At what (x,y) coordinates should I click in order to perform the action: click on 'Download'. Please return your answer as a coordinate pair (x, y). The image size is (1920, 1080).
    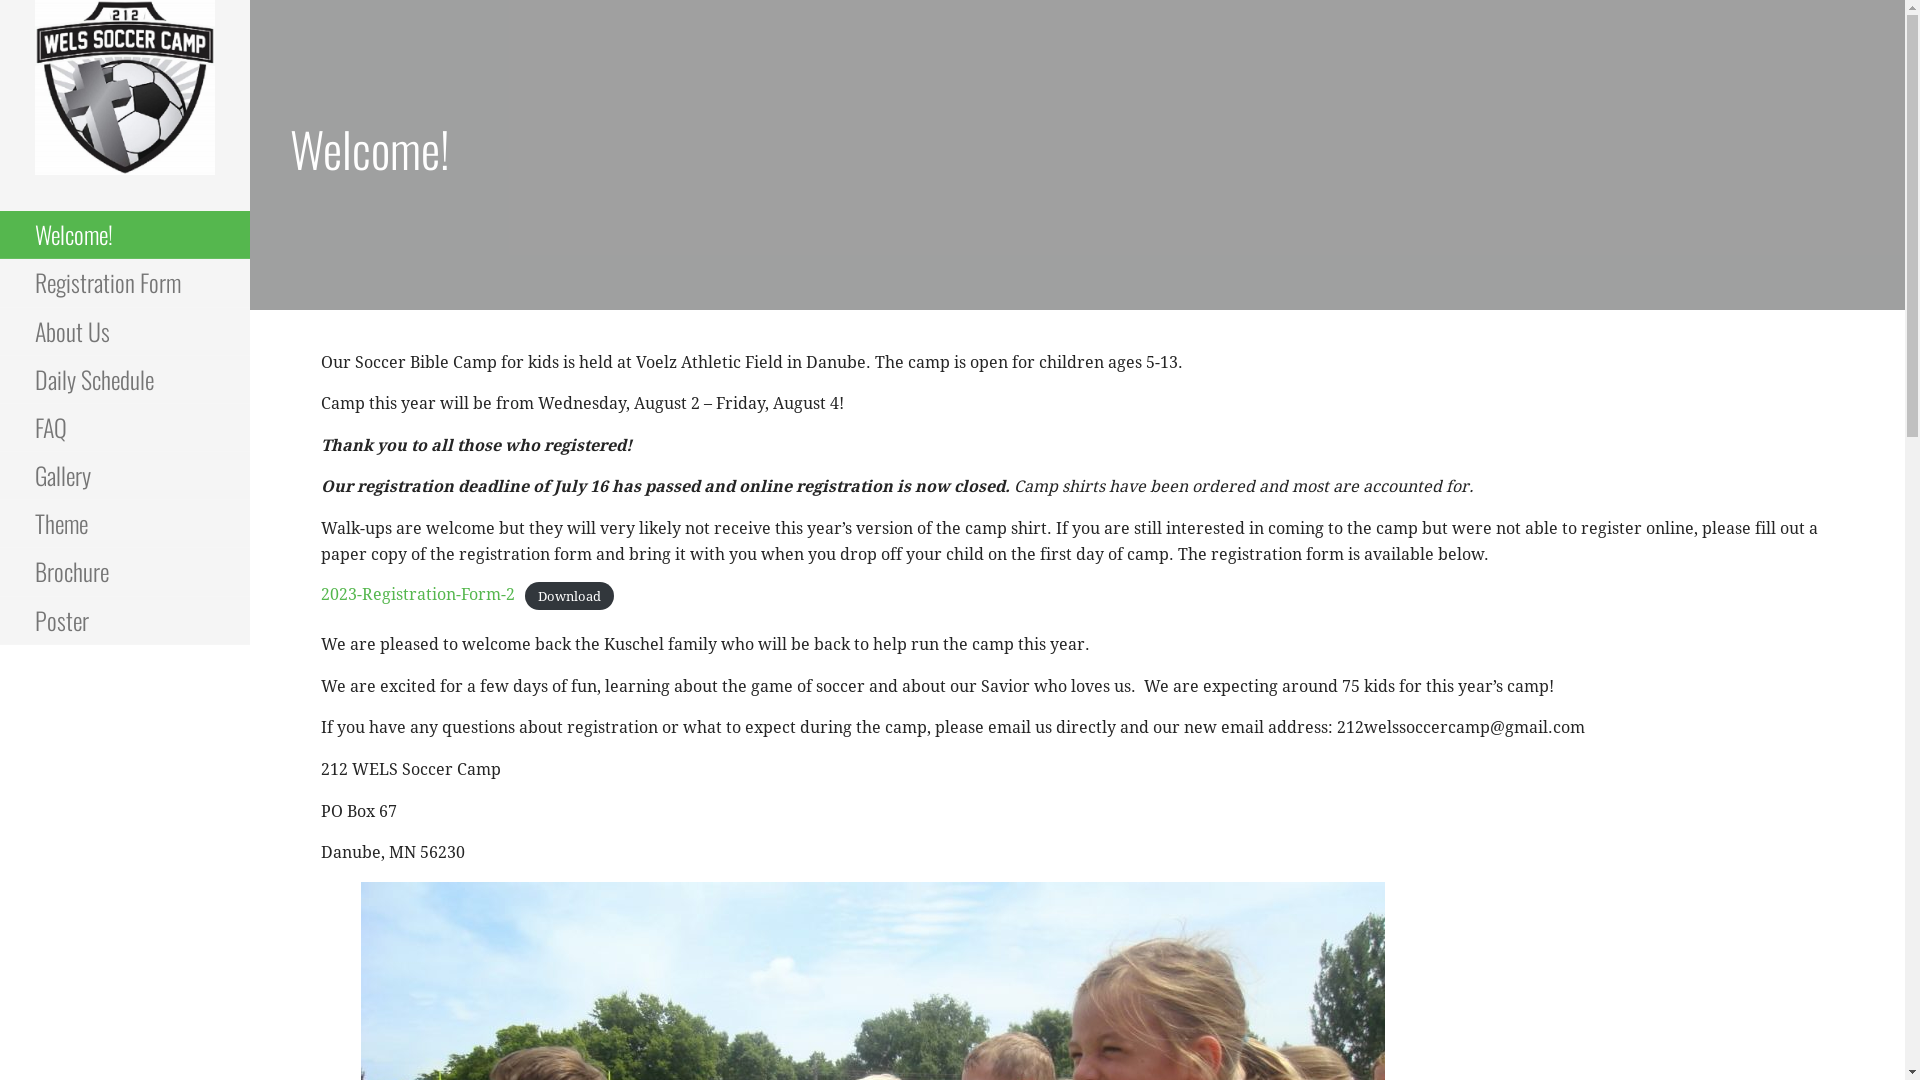
    Looking at the image, I should click on (568, 595).